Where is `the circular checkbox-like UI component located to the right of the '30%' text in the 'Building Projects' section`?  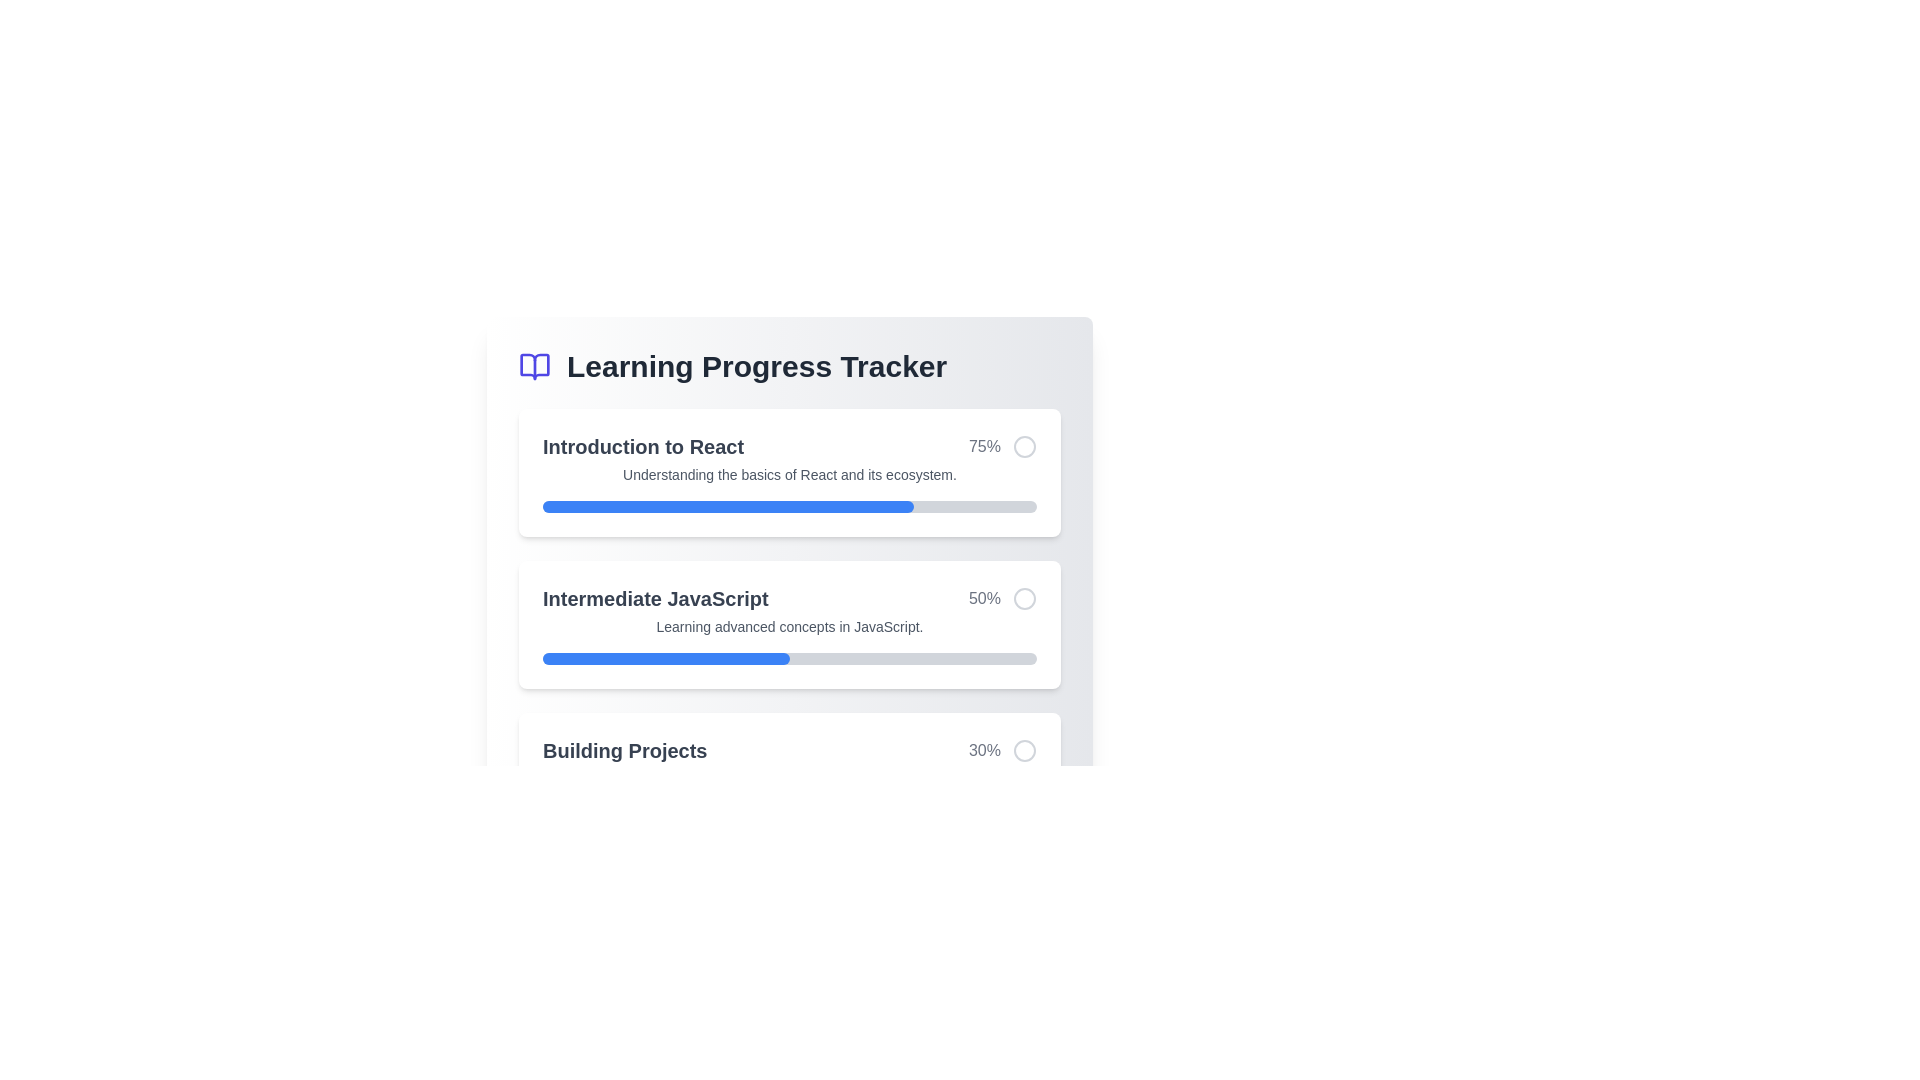
the circular checkbox-like UI component located to the right of the '30%' text in the 'Building Projects' section is located at coordinates (1025, 751).